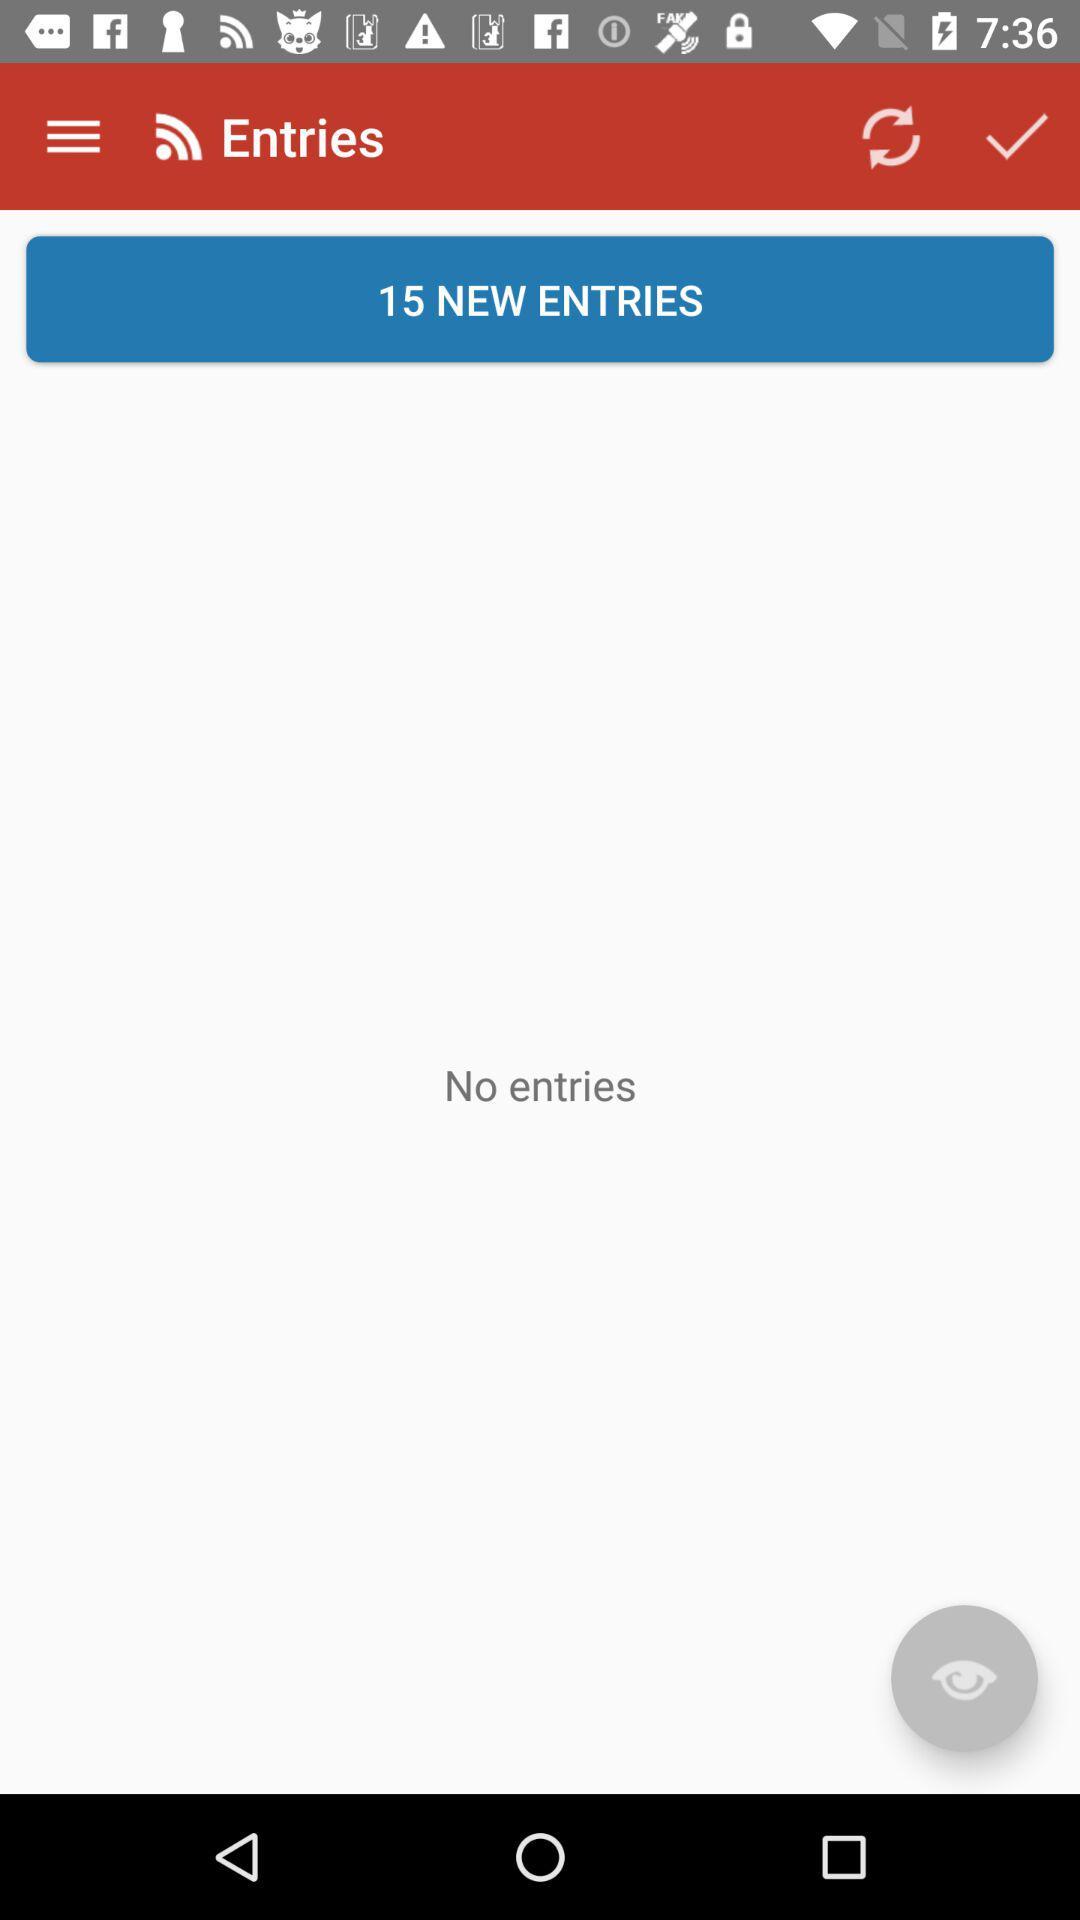  Describe the element at coordinates (963, 1678) in the screenshot. I see `item at the bottom right corner` at that location.